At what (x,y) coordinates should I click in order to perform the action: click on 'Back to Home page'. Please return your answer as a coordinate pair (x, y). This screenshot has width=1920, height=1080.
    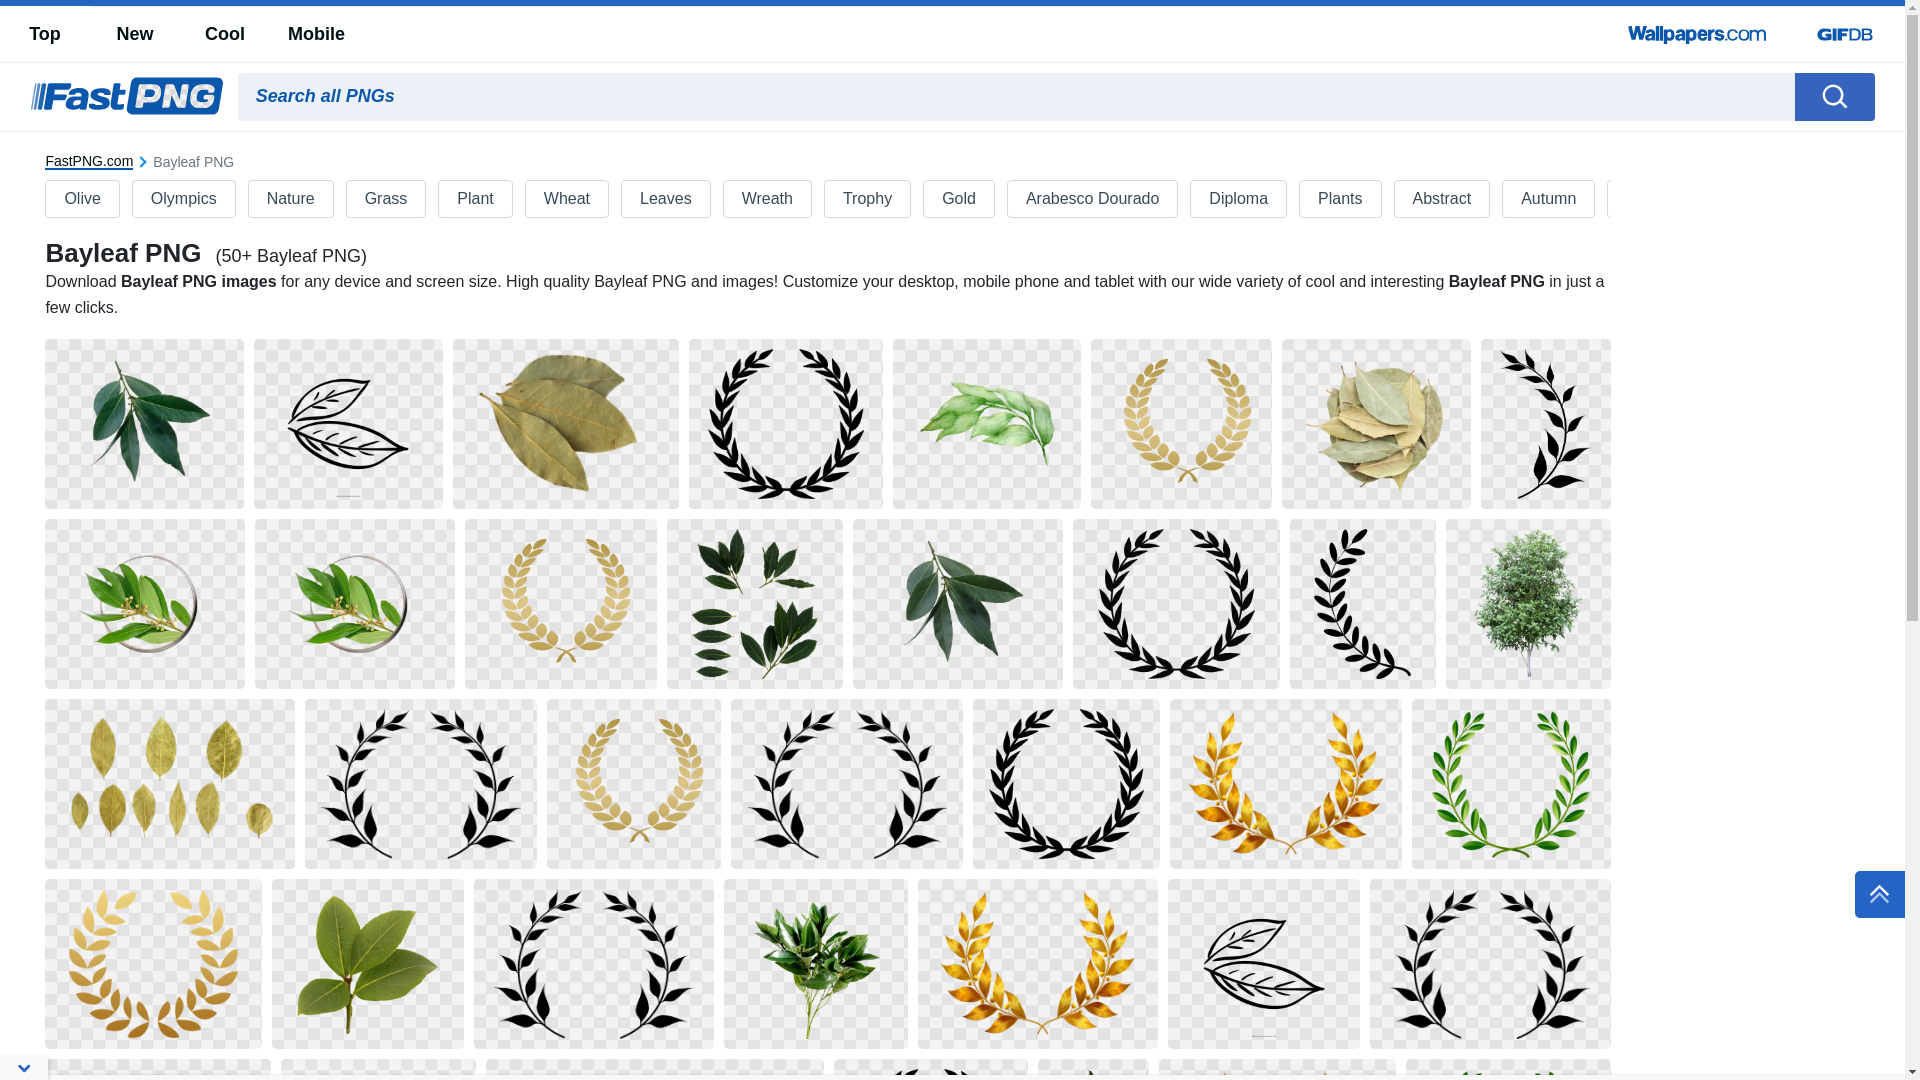
    Looking at the image, I should click on (125, 96).